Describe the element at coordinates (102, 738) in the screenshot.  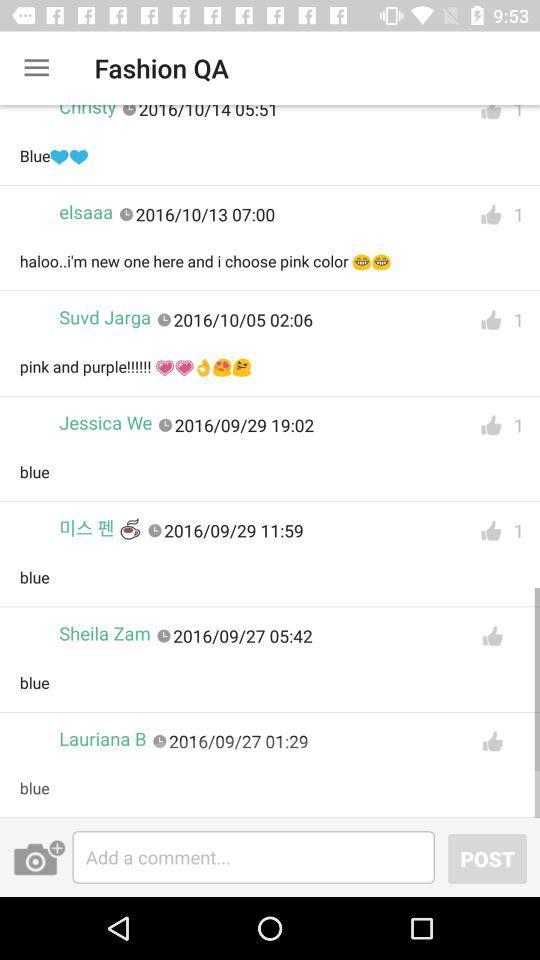
I see `the item below blue` at that location.